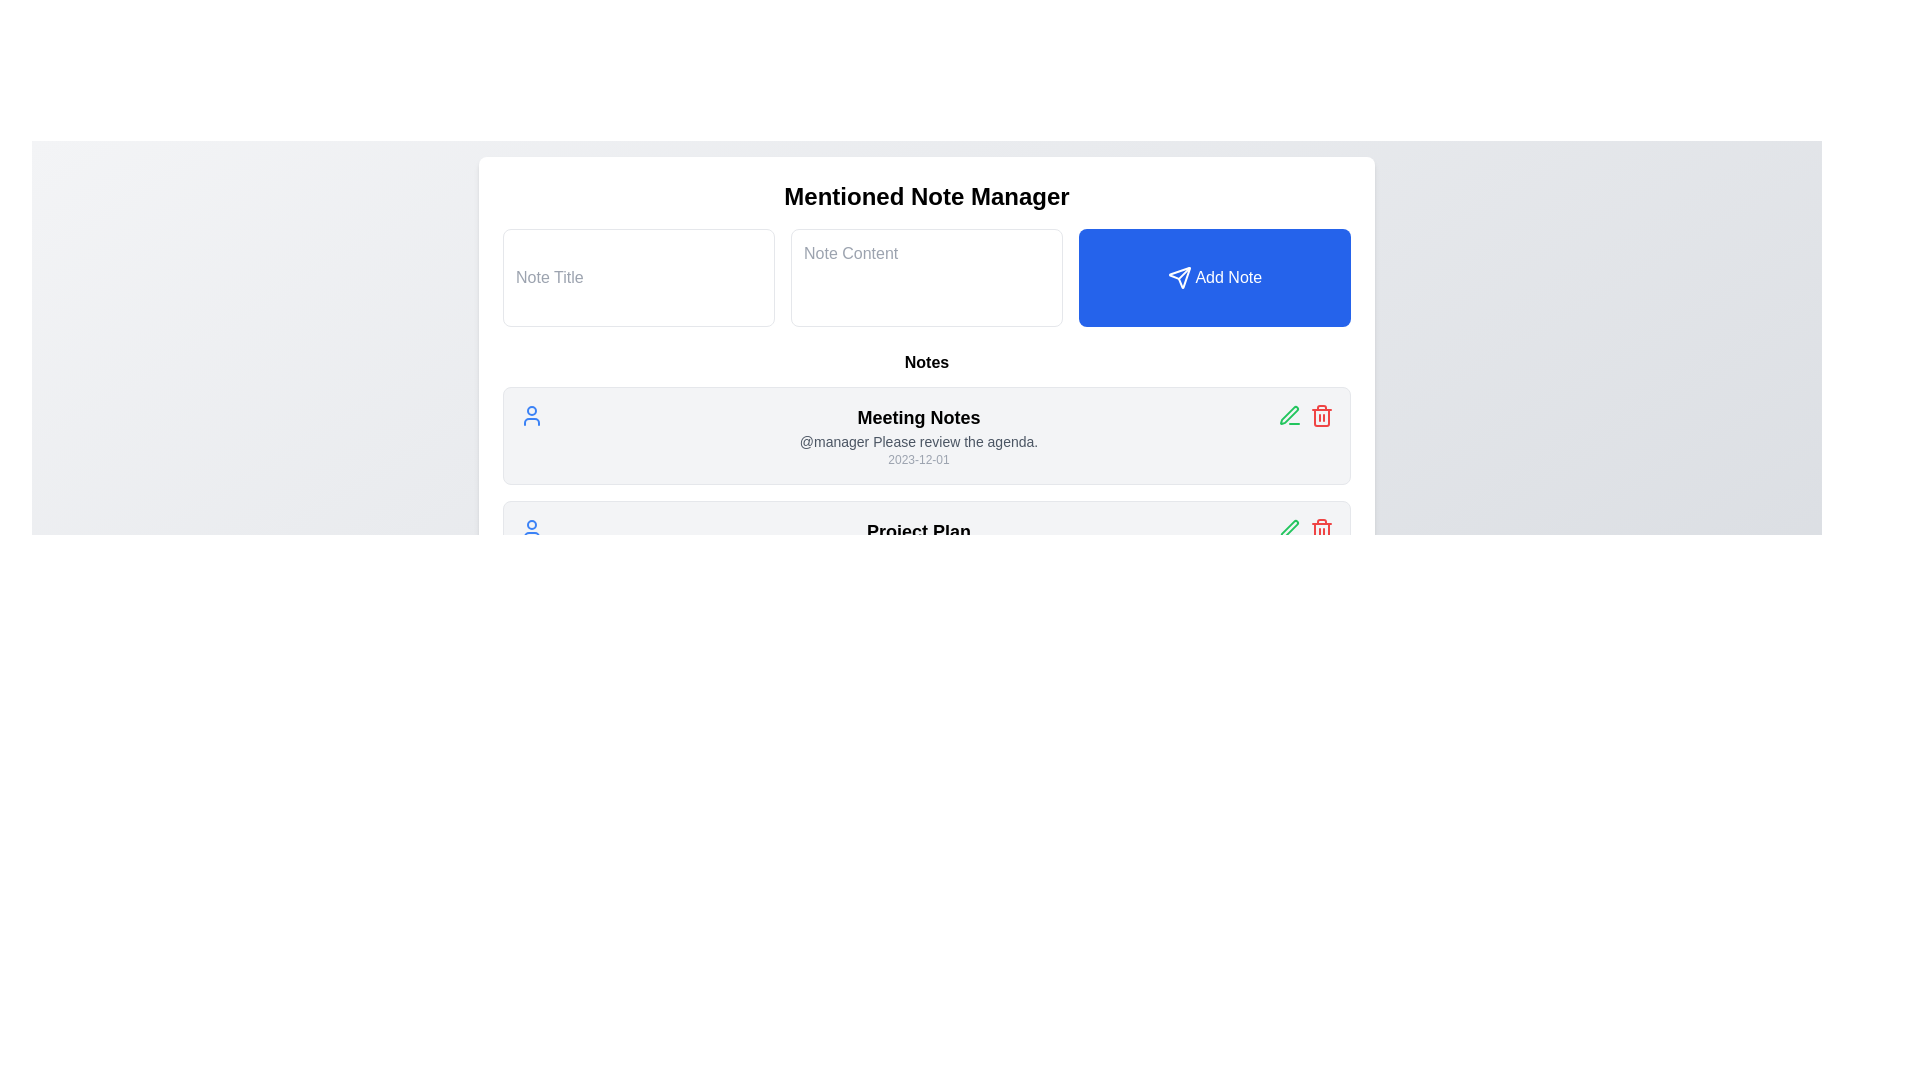  Describe the element at coordinates (1179, 278) in the screenshot. I see `the SVG graphic element within the 'Add Note' button` at that location.